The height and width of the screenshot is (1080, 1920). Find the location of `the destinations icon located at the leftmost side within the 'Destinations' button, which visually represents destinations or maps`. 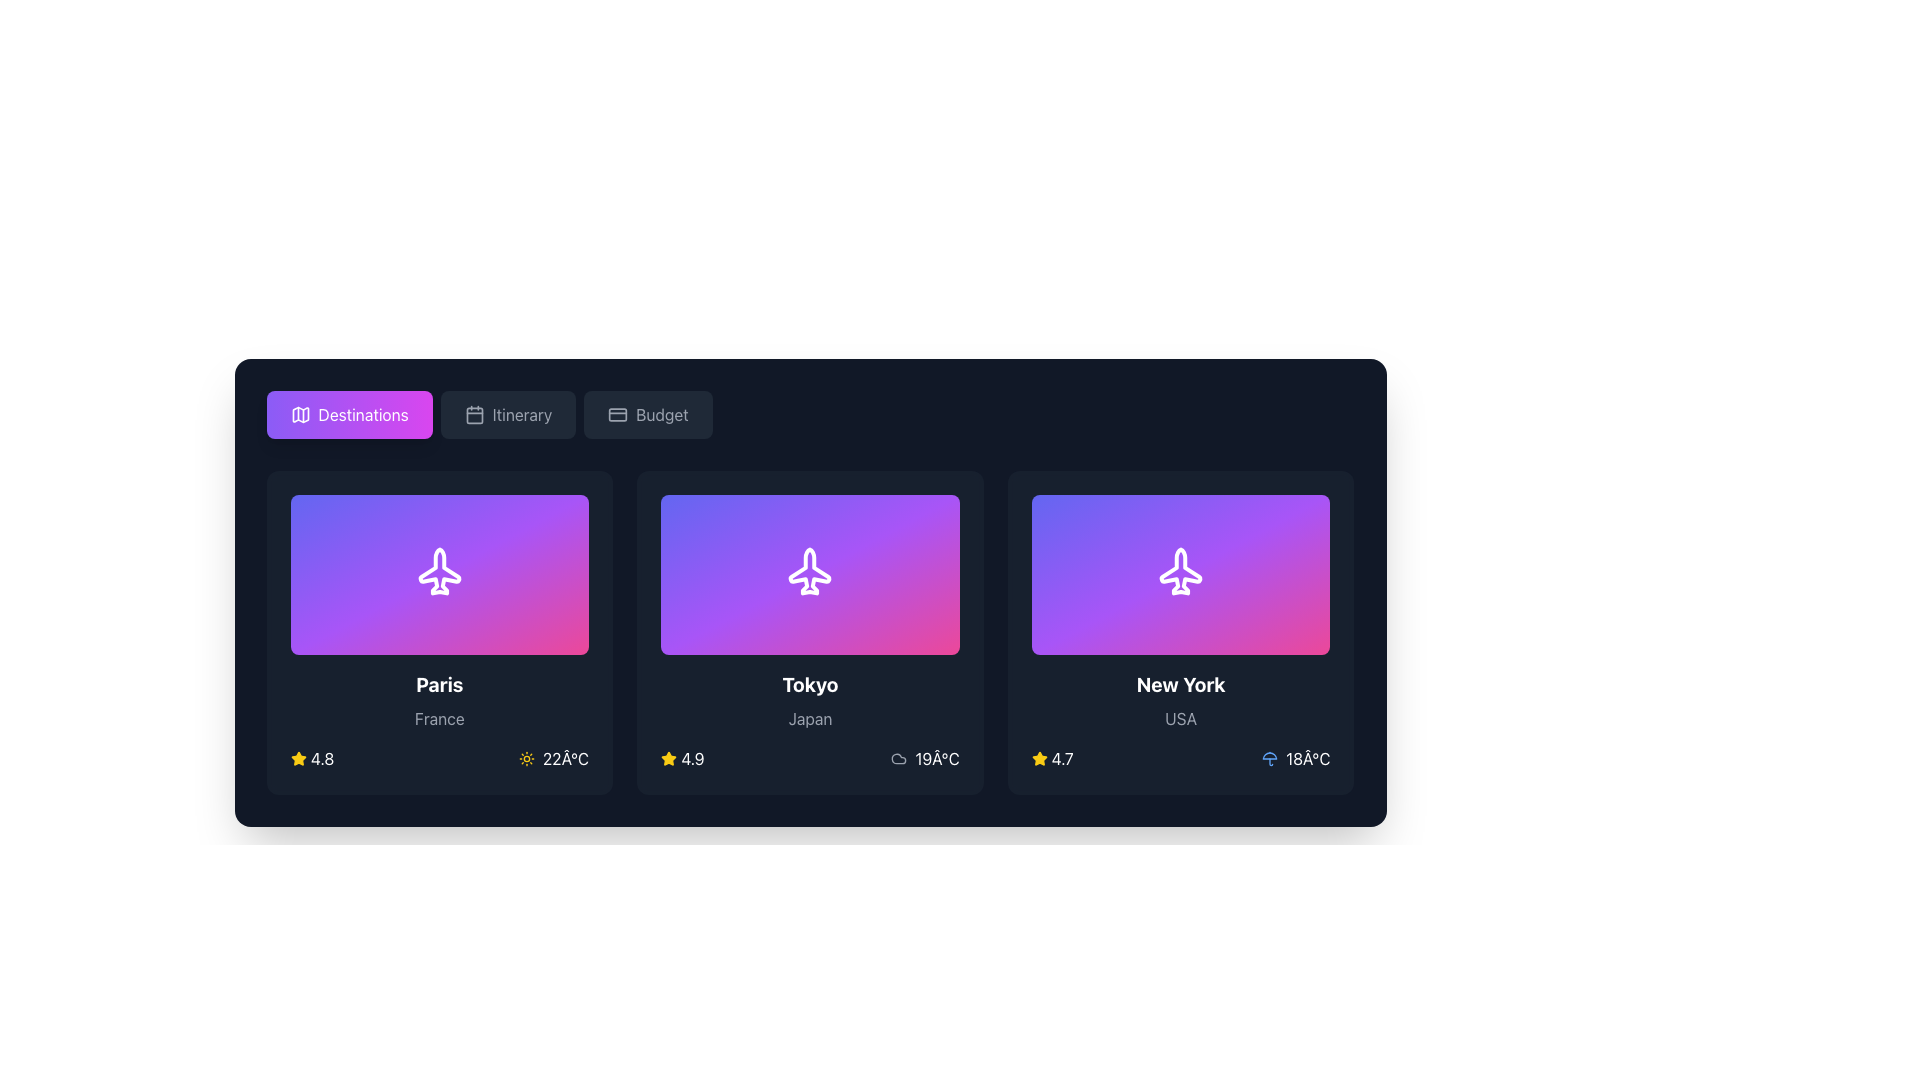

the destinations icon located at the leftmost side within the 'Destinations' button, which visually represents destinations or maps is located at coordinates (299, 414).